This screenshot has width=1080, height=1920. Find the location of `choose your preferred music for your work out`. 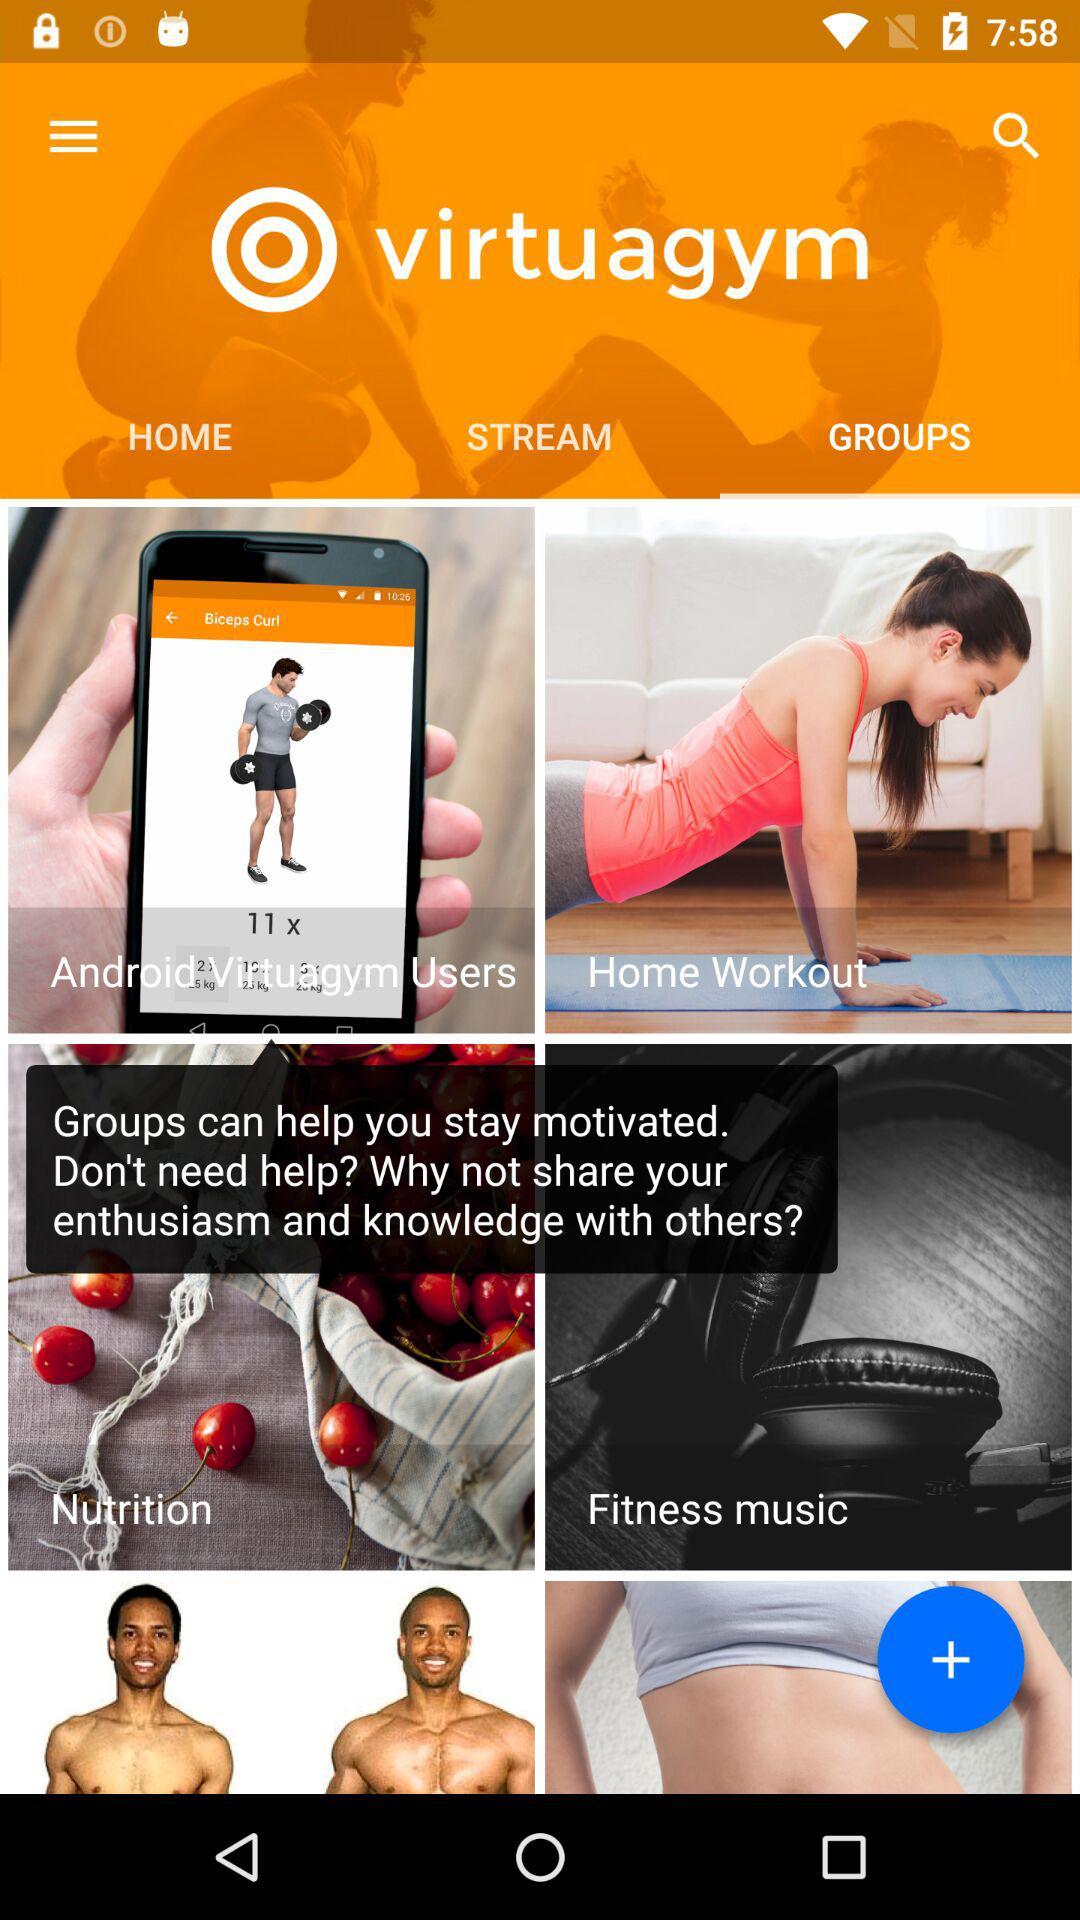

choose your preferred music for your work out is located at coordinates (807, 1307).